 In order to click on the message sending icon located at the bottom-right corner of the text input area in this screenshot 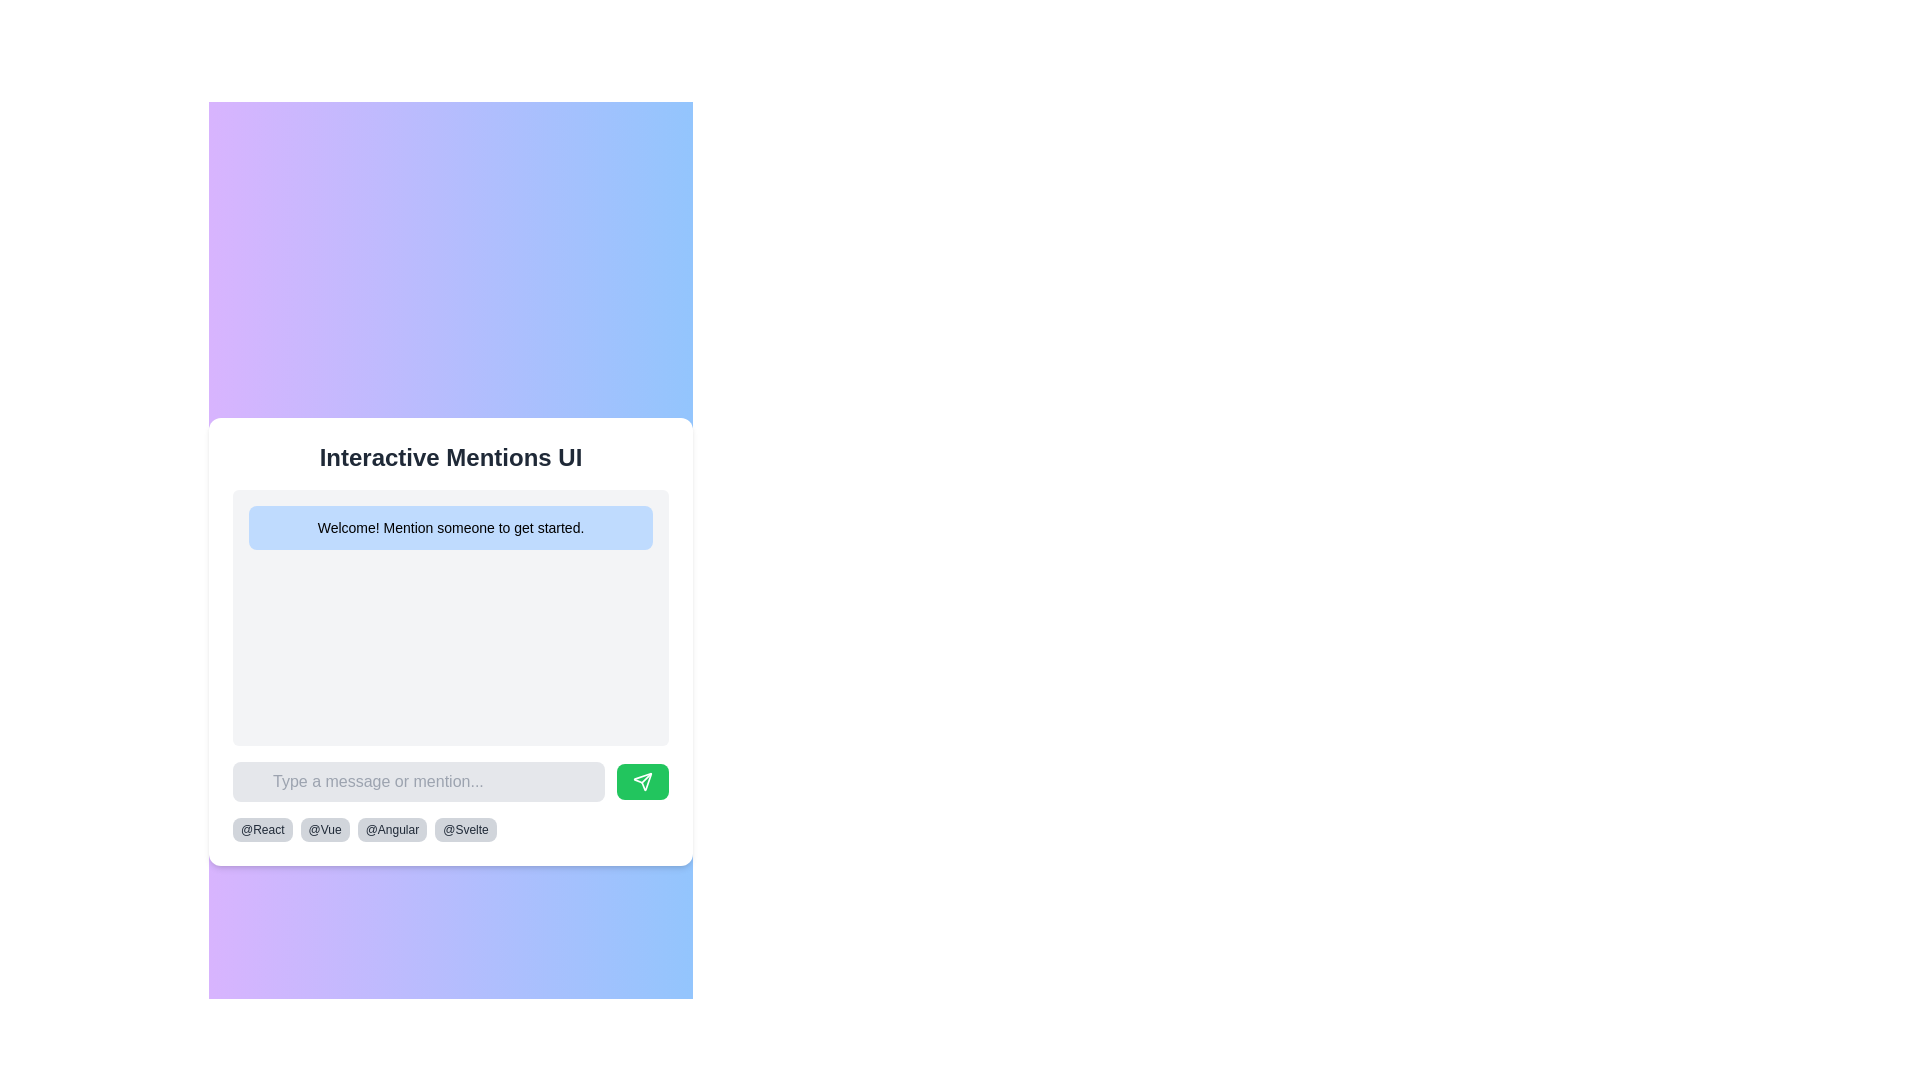, I will do `click(643, 781)`.